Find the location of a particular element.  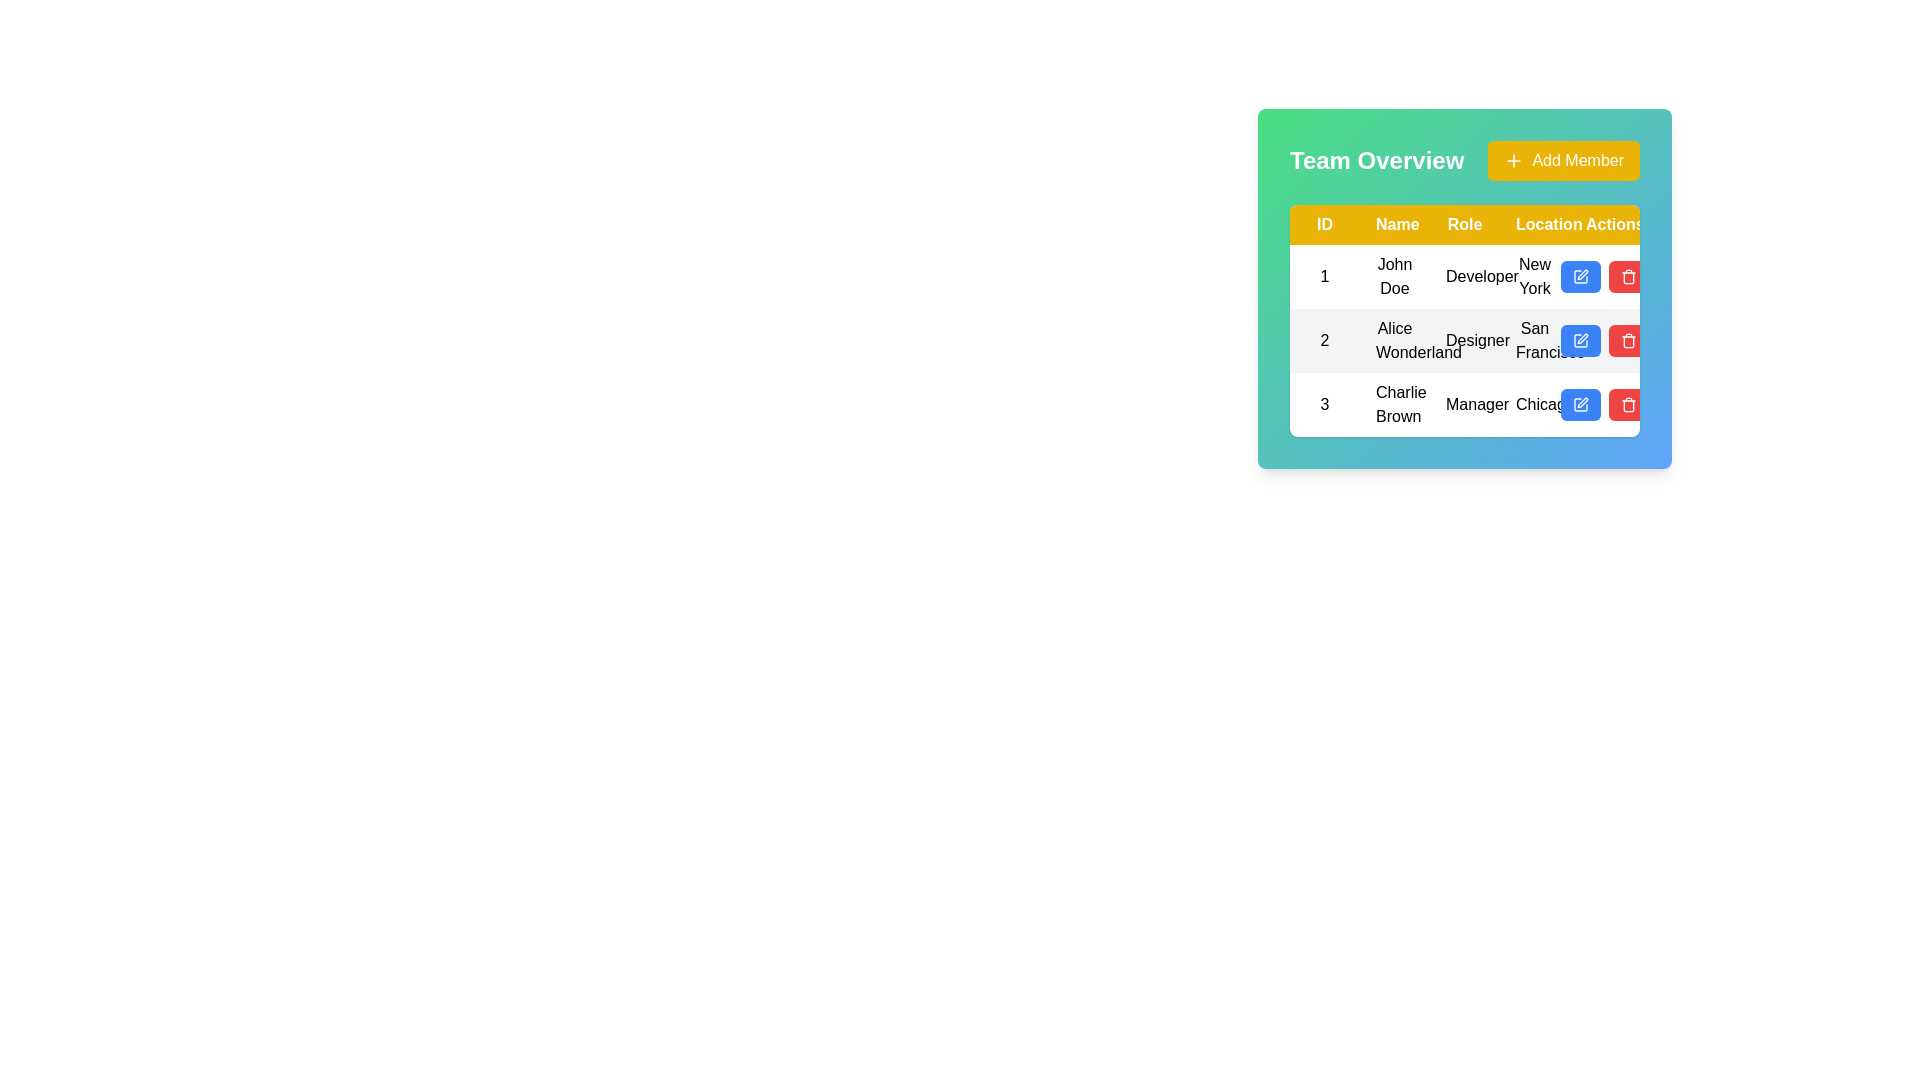

the blue edit button with a white pen icon located in the Action column of the second row in the 'Team Overview' table is located at coordinates (1579, 339).